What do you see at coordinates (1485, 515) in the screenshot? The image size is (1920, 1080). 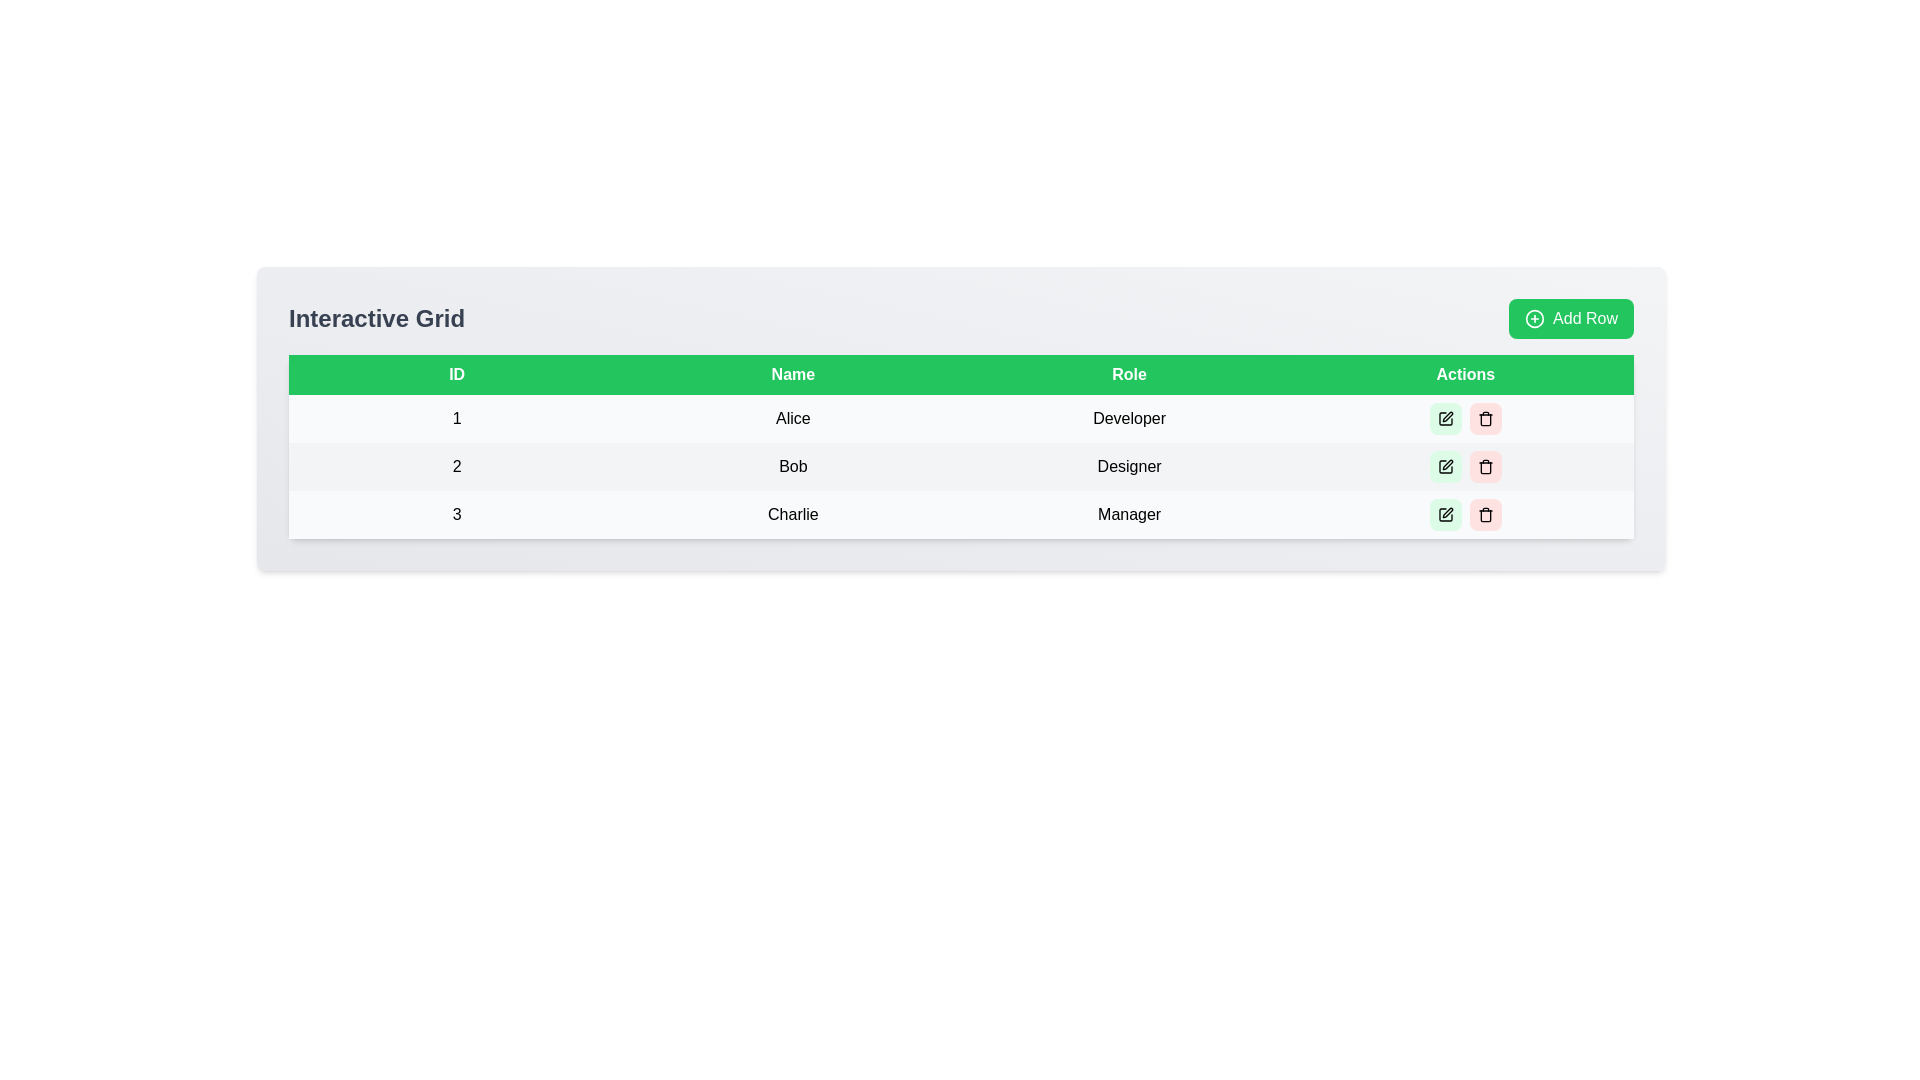 I see `the trash icon in the Actions column of the third entry in the table` at bounding box center [1485, 515].